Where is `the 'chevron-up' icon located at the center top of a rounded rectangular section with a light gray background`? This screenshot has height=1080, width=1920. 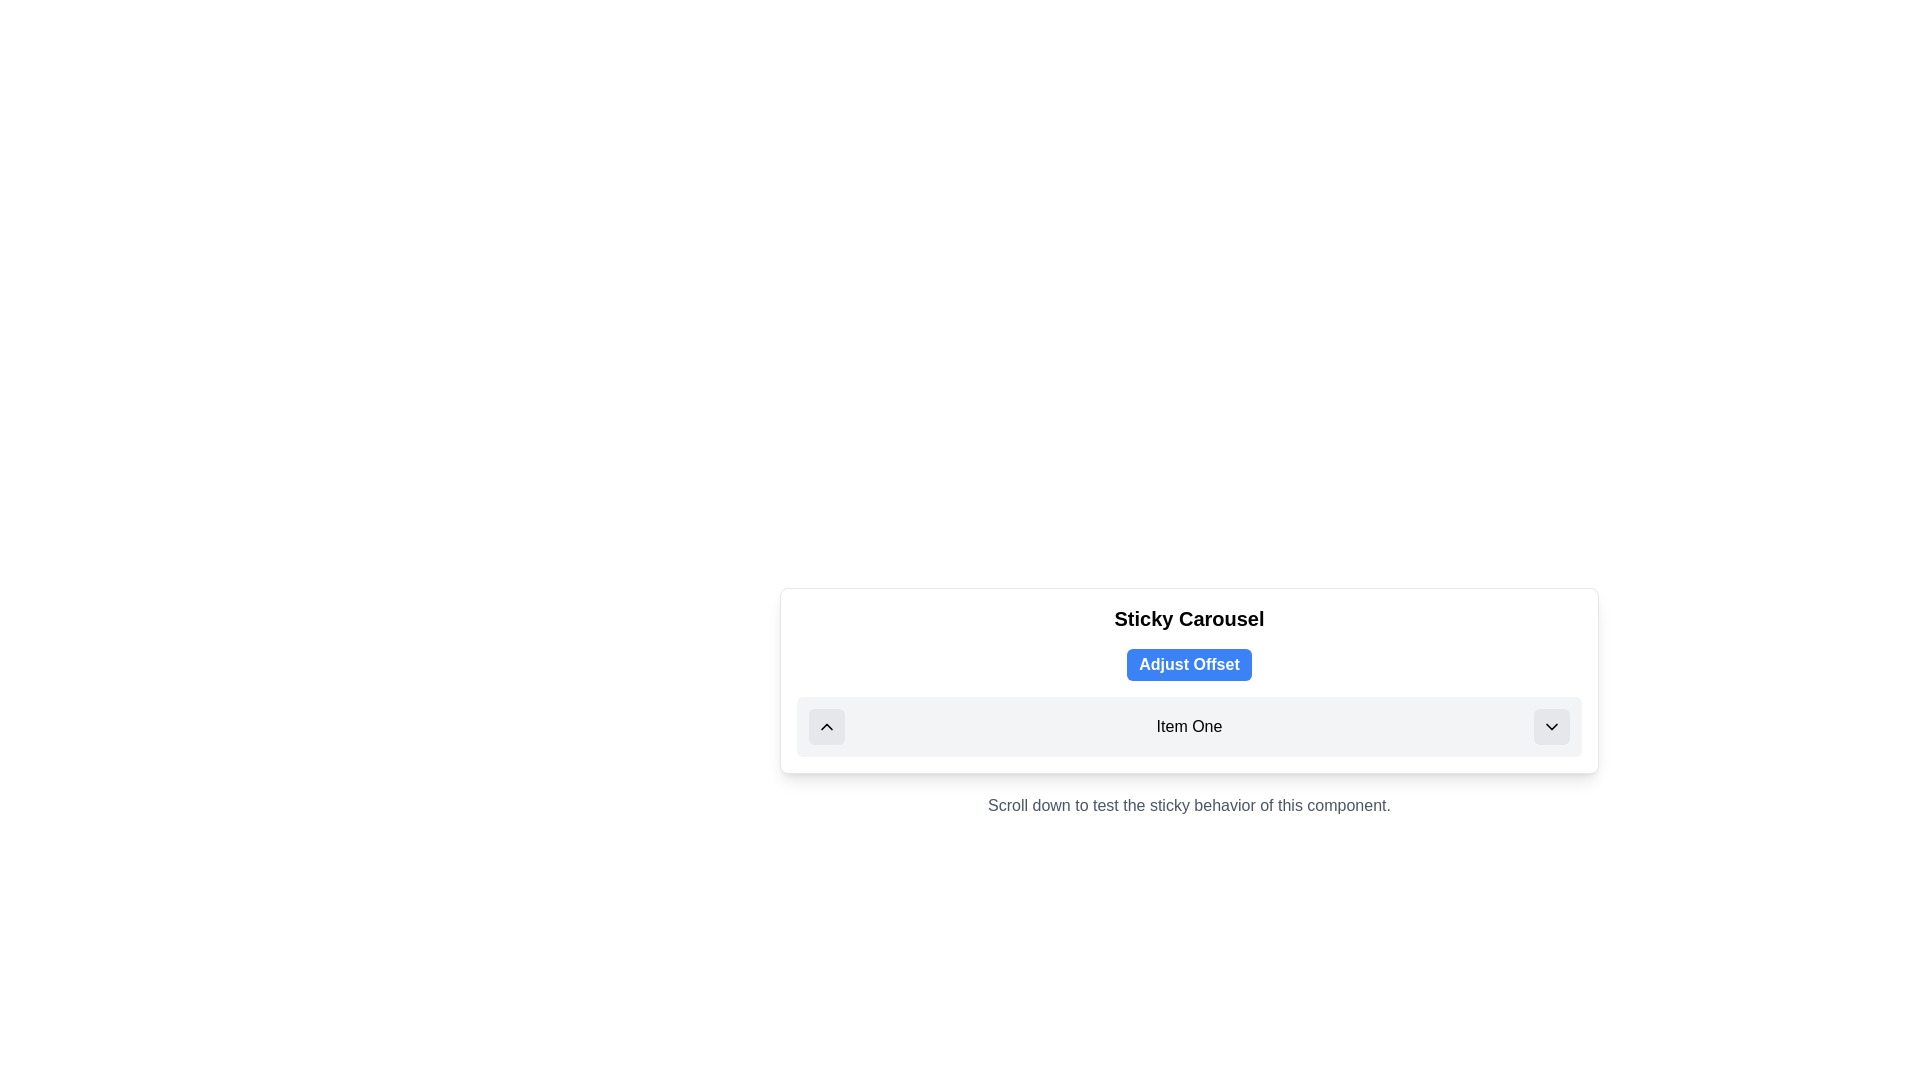
the 'chevron-up' icon located at the center top of a rounded rectangular section with a light gray background is located at coordinates (826, 726).